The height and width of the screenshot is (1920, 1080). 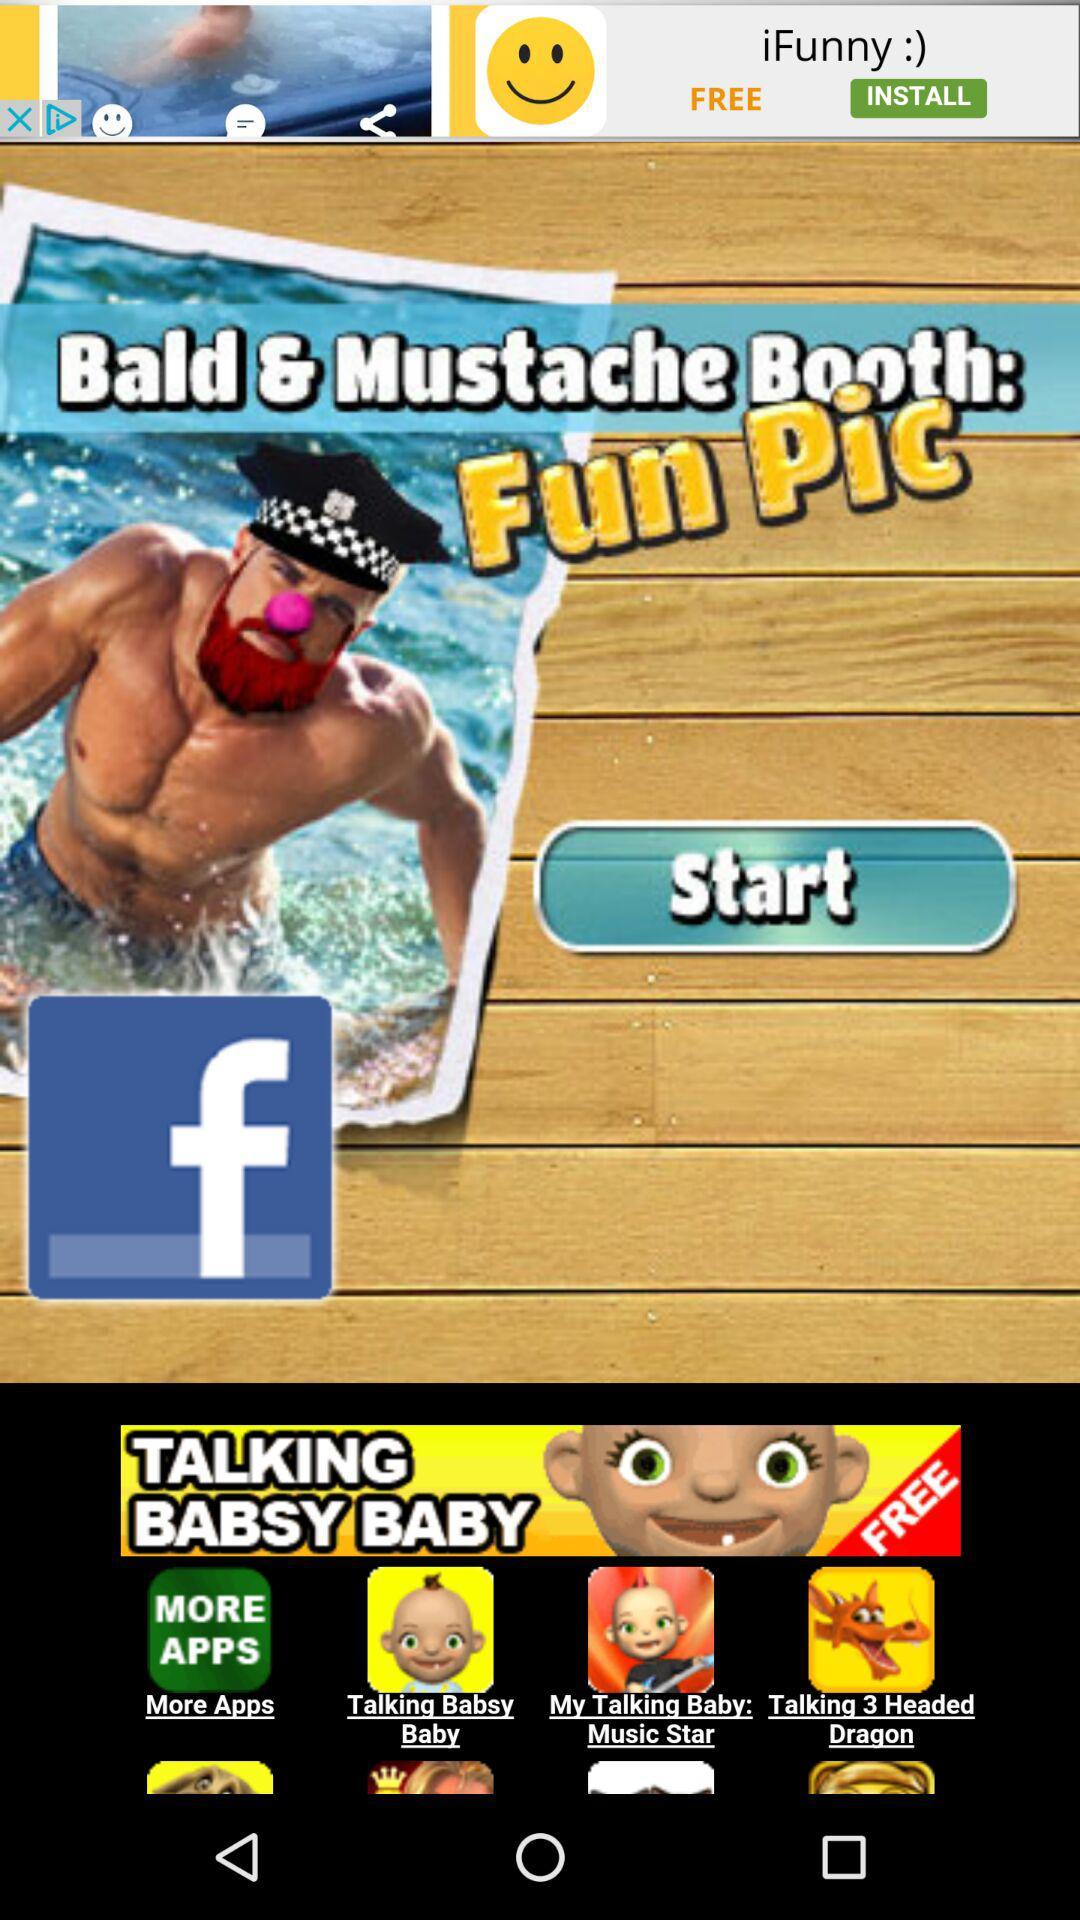 What do you see at coordinates (540, 761) in the screenshot?
I see `start the app` at bounding box center [540, 761].